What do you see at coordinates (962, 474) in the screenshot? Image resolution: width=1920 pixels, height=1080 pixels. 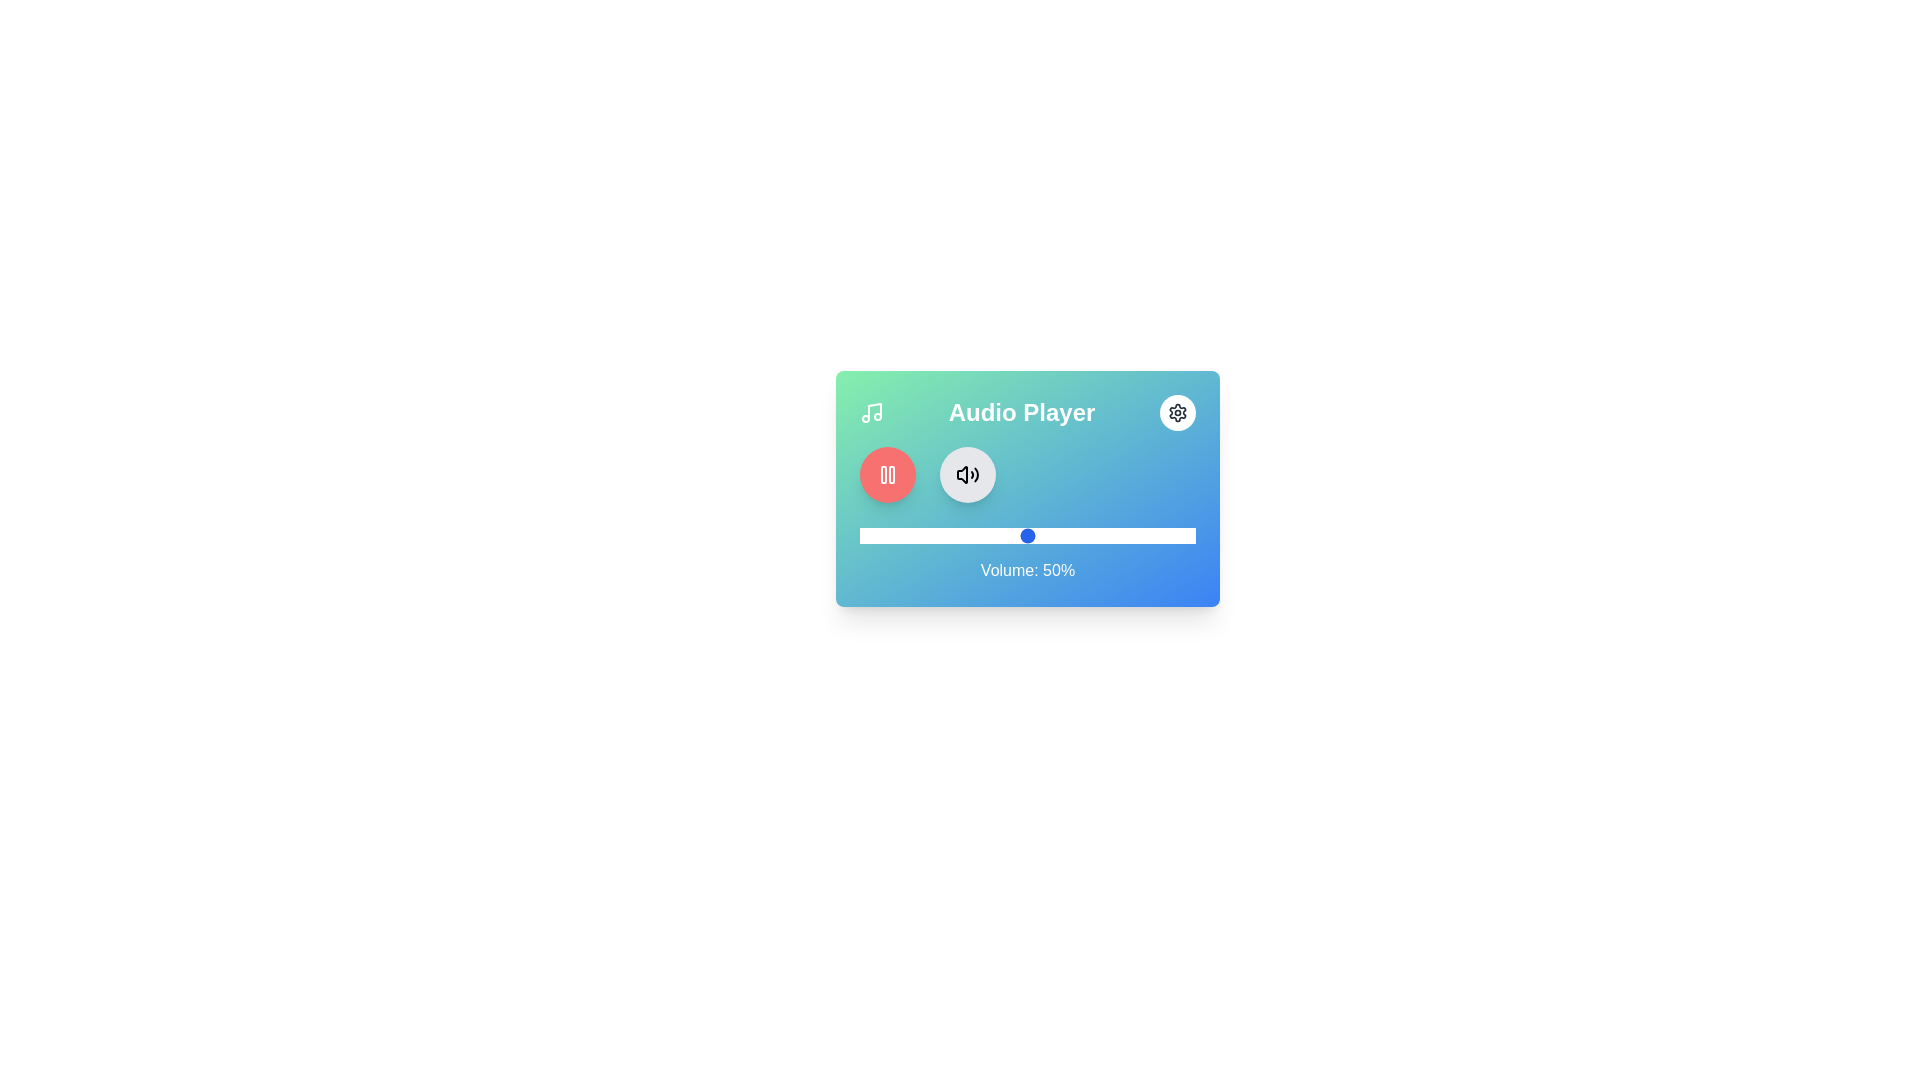 I see `the left-facing speaker icon within the audio player interface, which is the first component in its group, to access its associated functionality` at bounding box center [962, 474].